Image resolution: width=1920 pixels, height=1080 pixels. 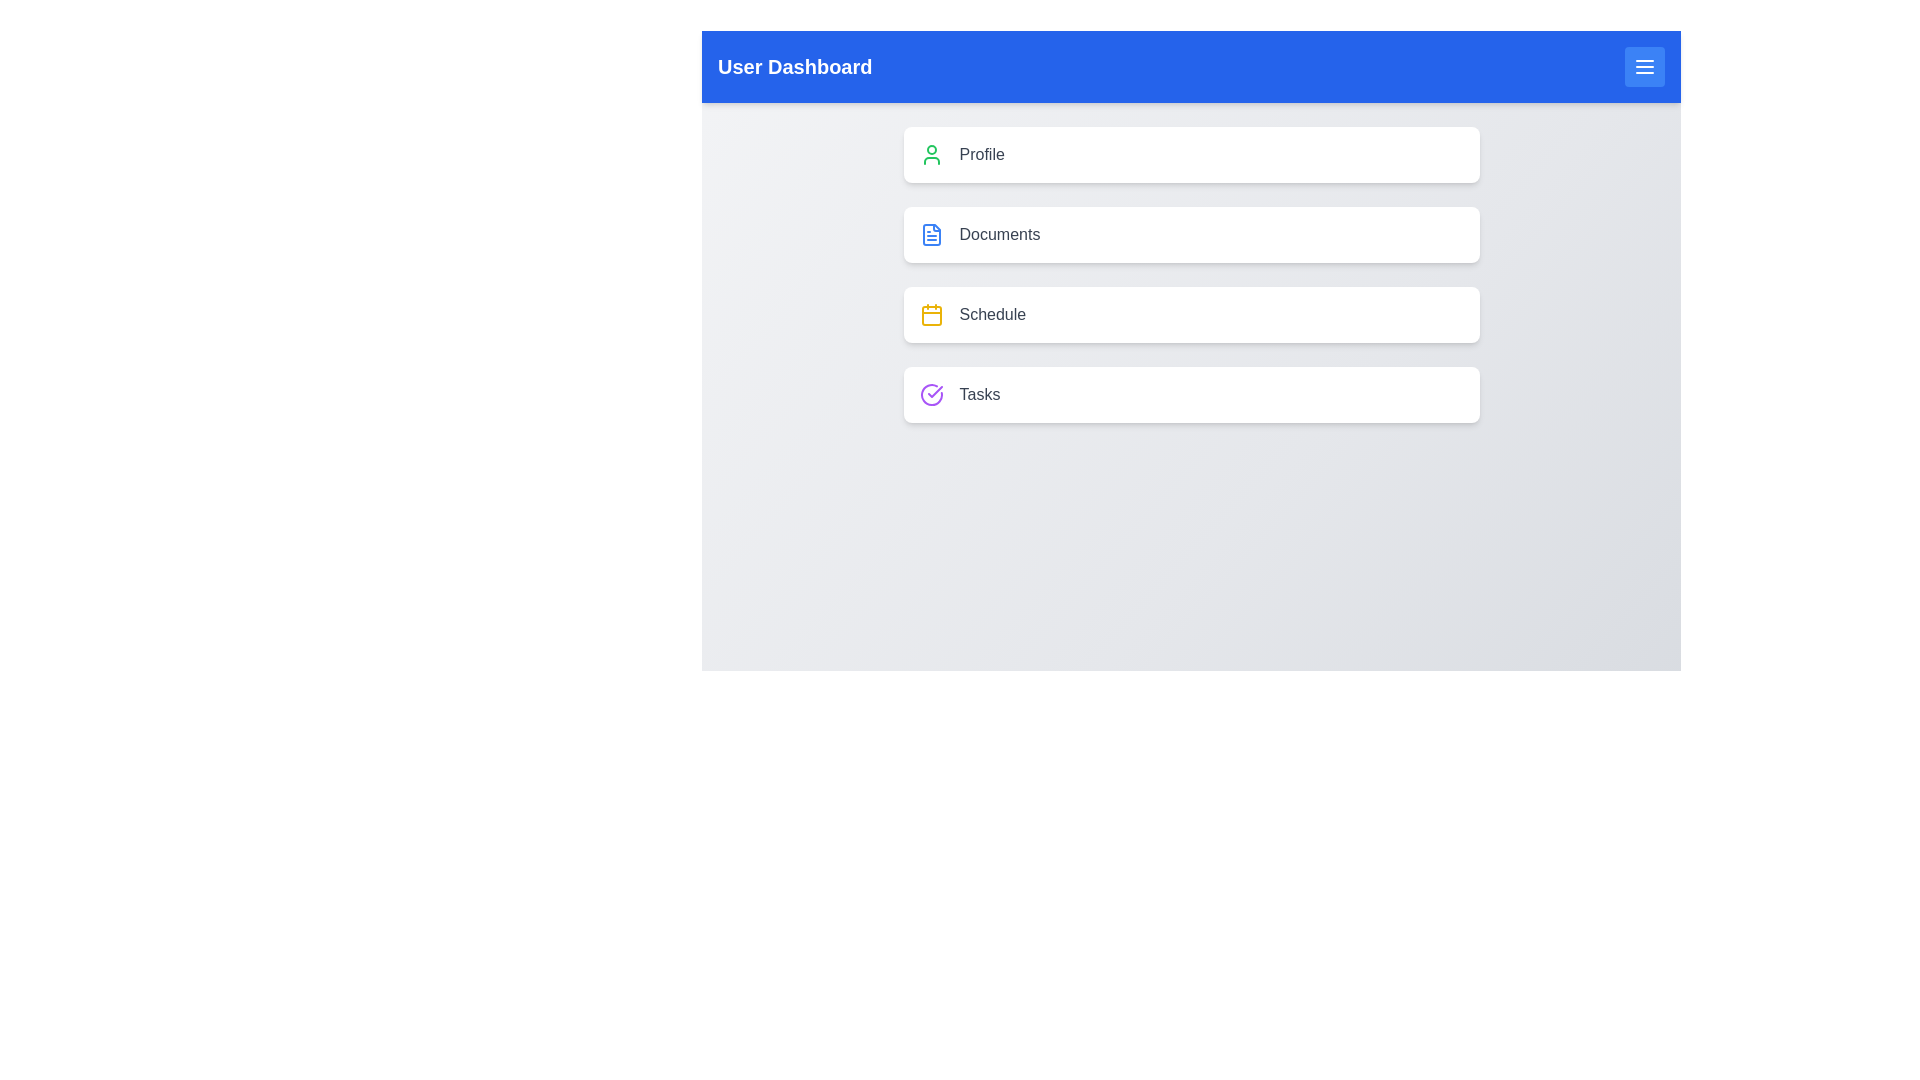 What do you see at coordinates (1191, 153) in the screenshot?
I see `the menu item Profile` at bounding box center [1191, 153].